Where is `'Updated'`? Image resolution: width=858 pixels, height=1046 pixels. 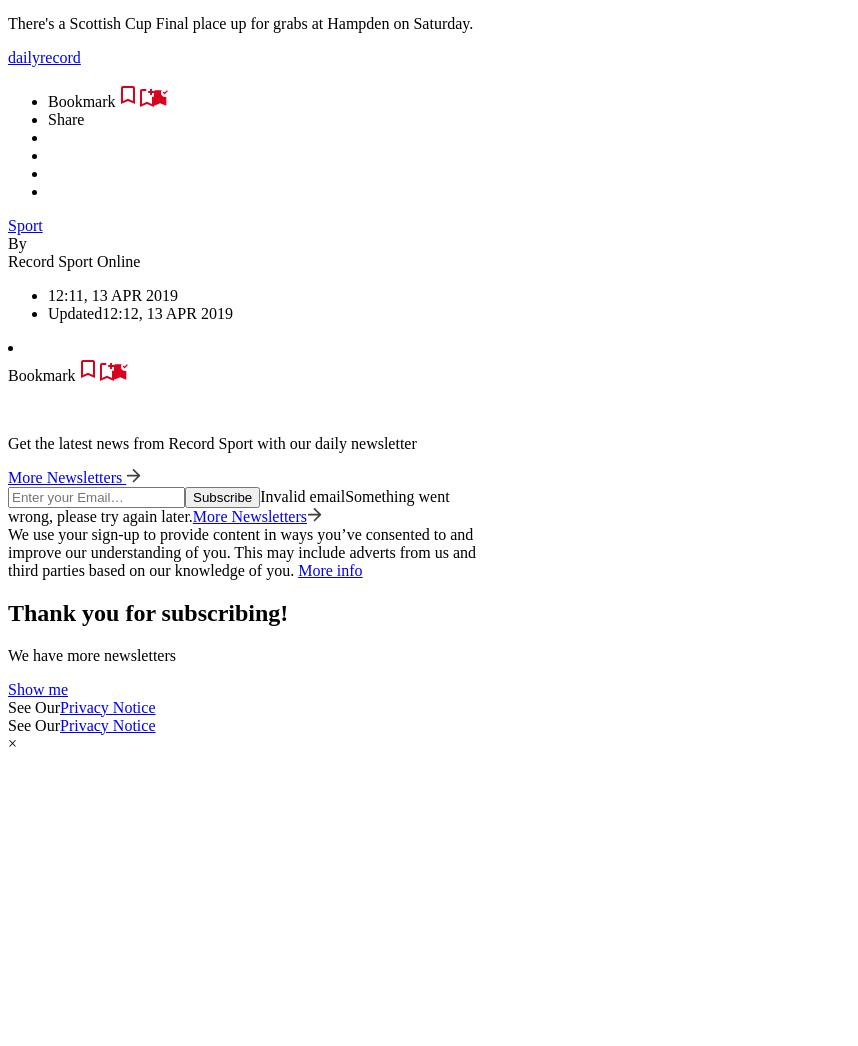 'Updated' is located at coordinates (73, 312).